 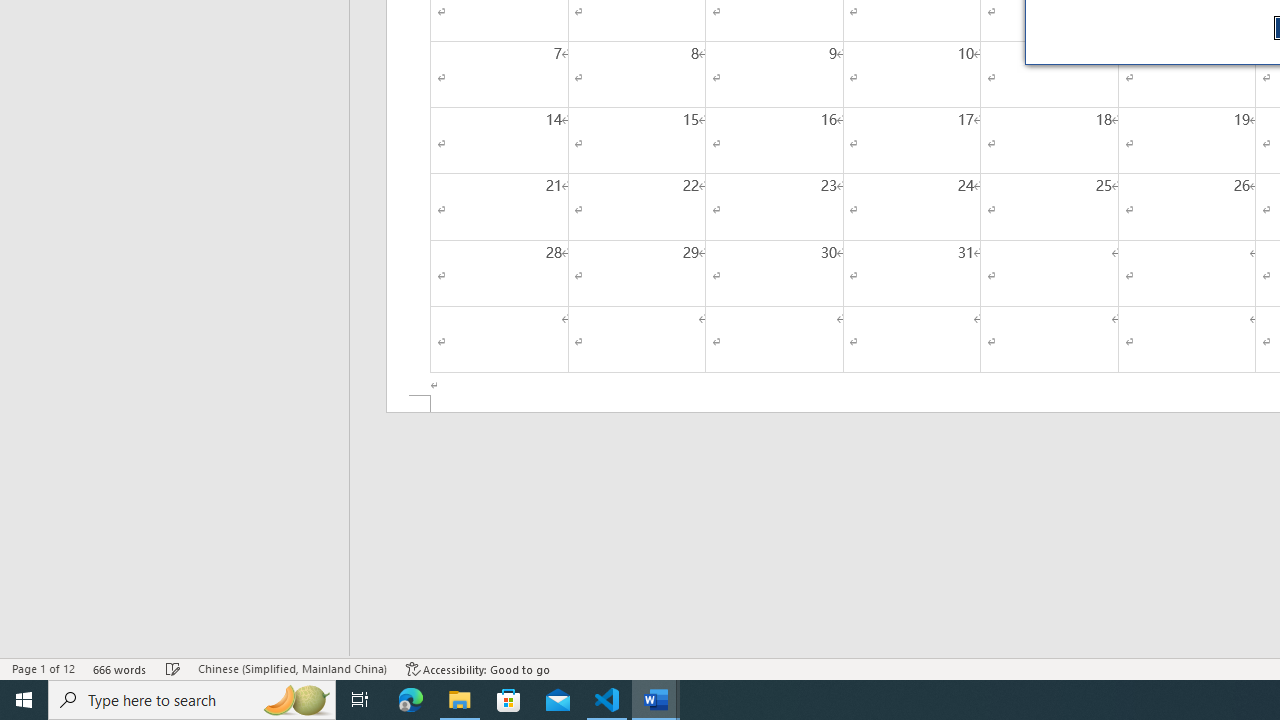 I want to click on 'Task View', so click(x=359, y=698).